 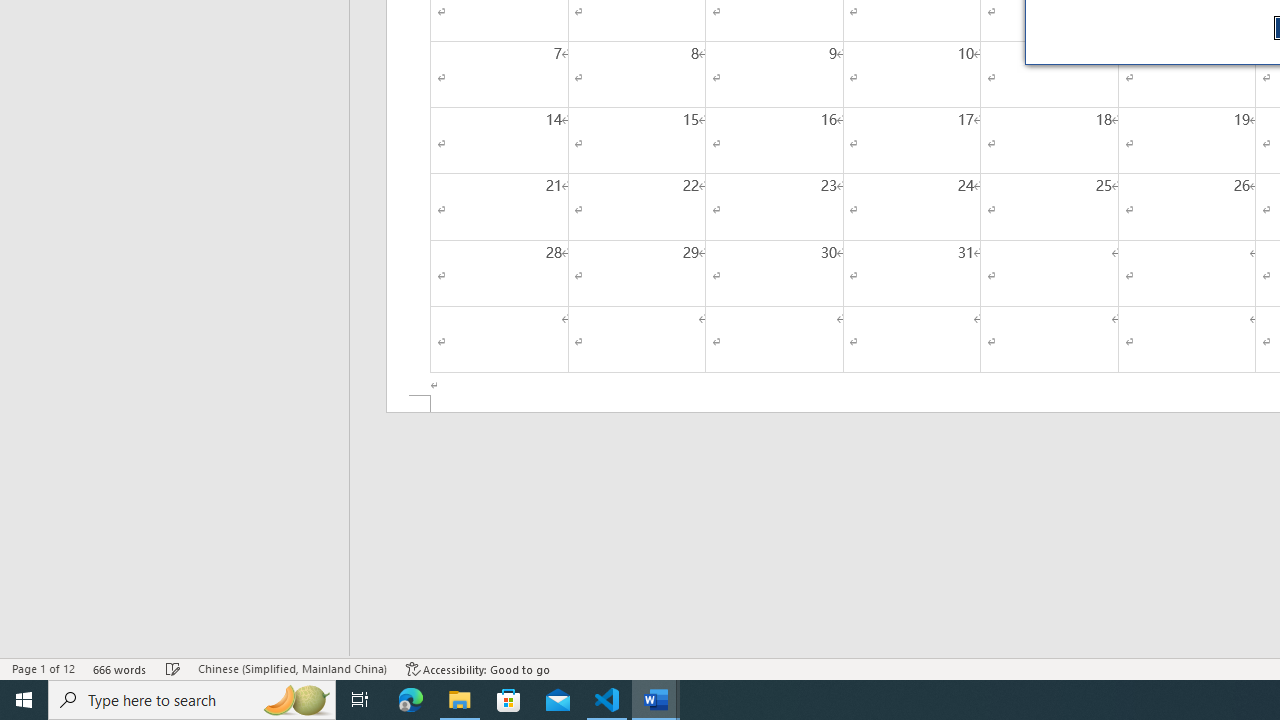 I want to click on 'Task View', so click(x=359, y=698).